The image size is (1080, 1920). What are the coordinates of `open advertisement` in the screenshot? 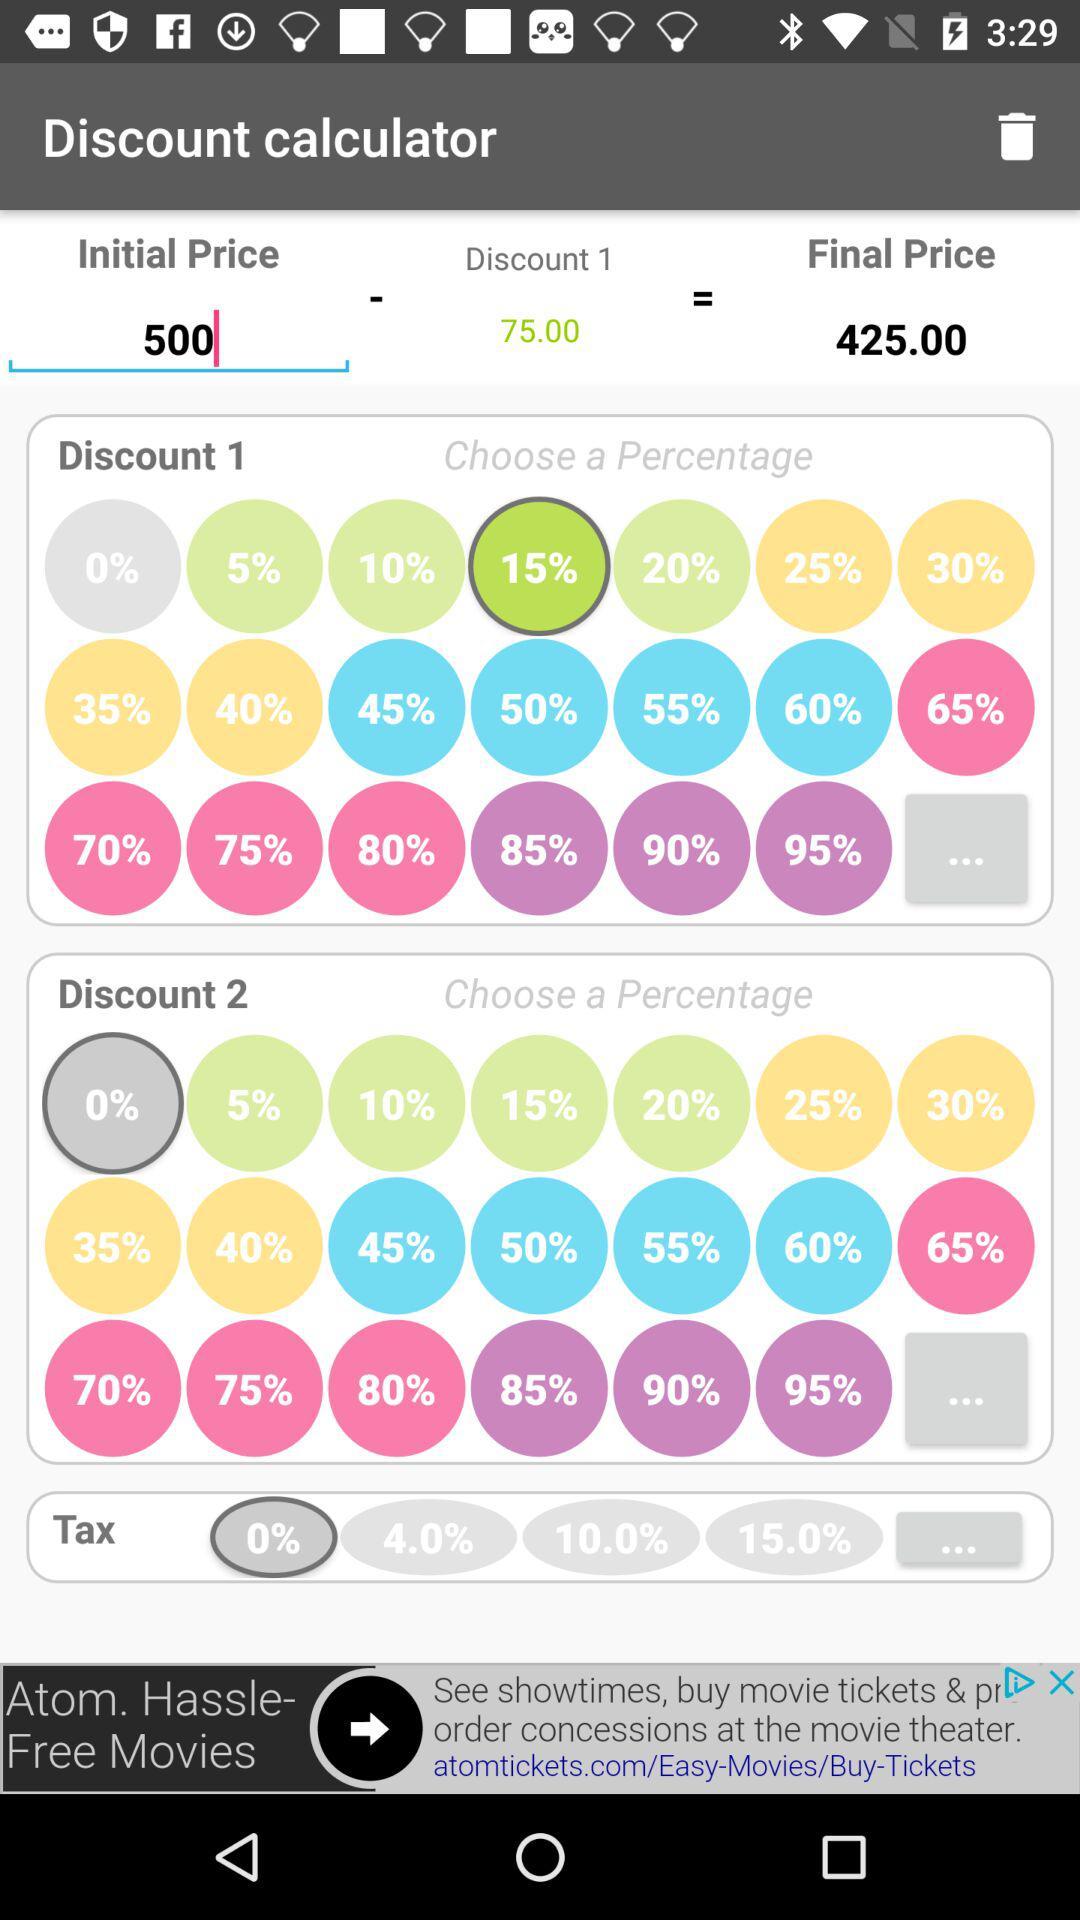 It's located at (540, 1727).